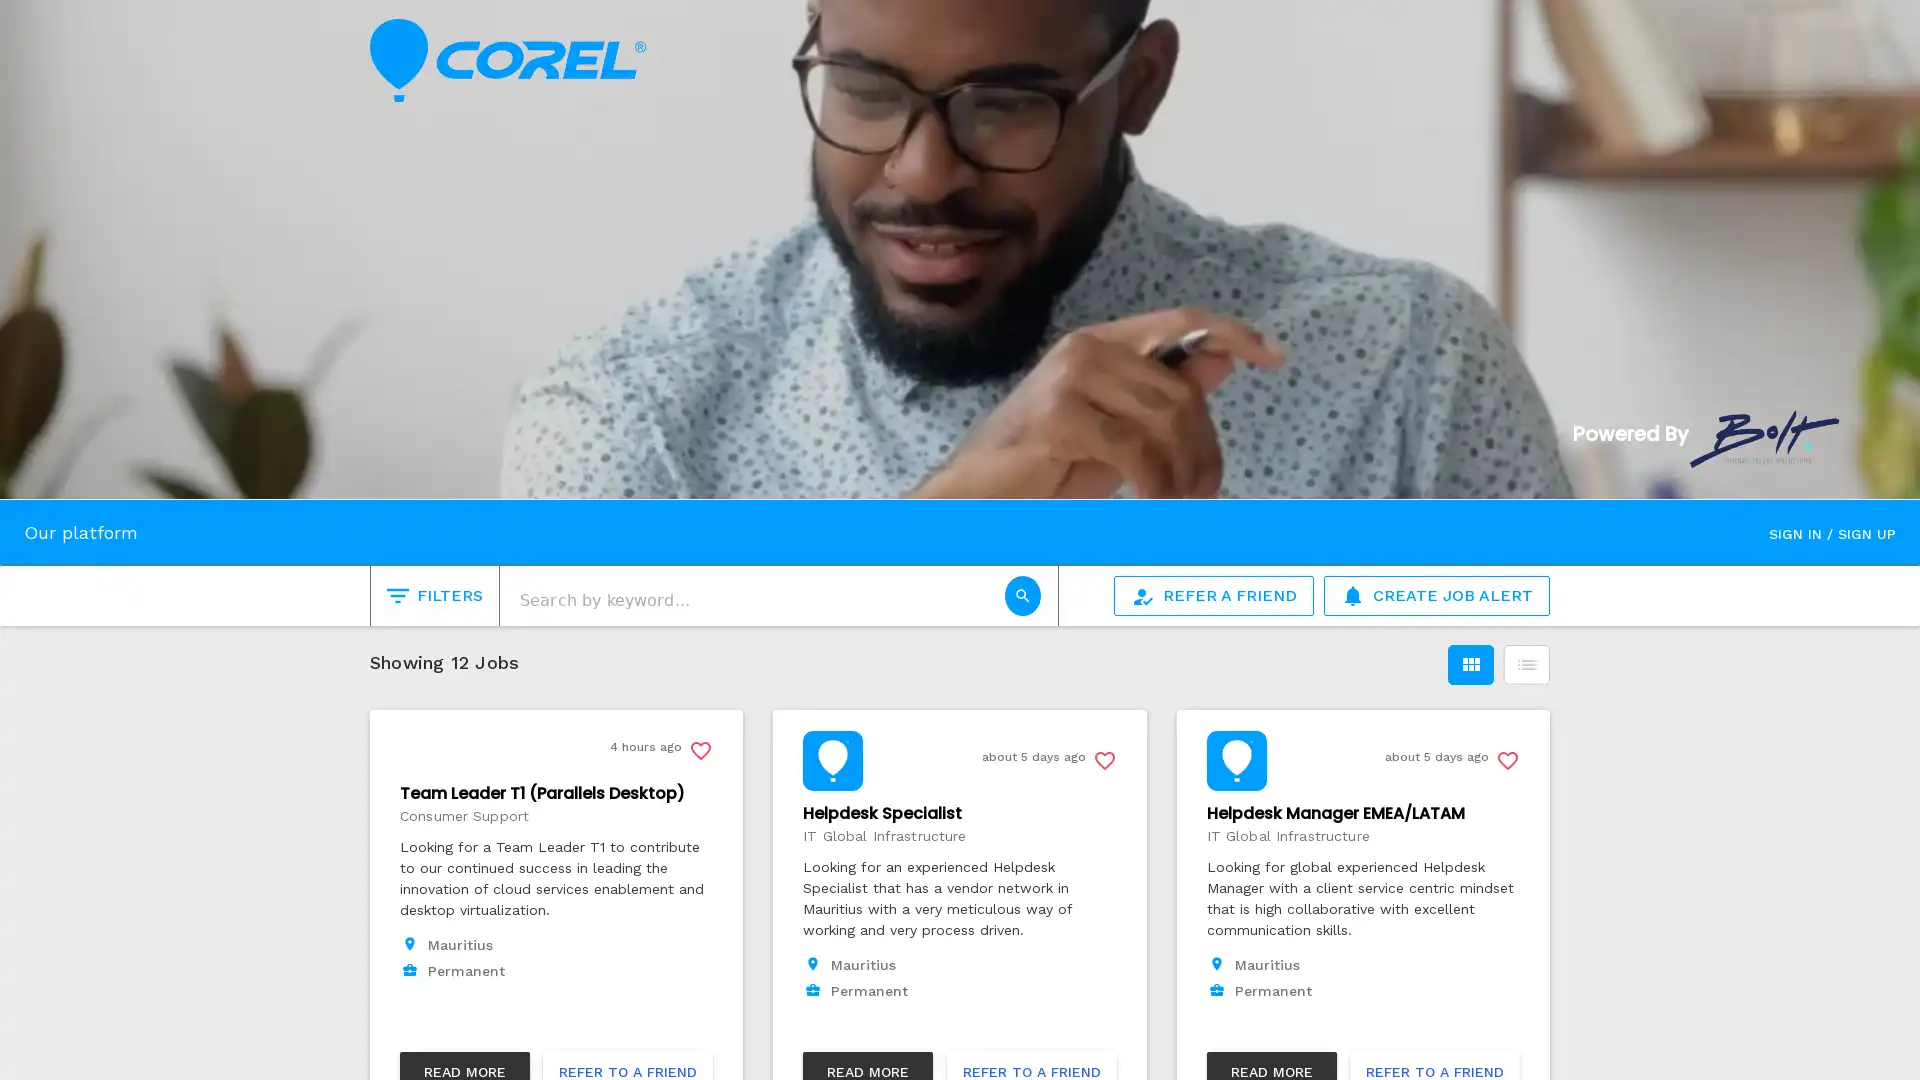 Image resolution: width=1920 pixels, height=1080 pixels. I want to click on SIGN IN / SIGN UP, so click(1832, 532).